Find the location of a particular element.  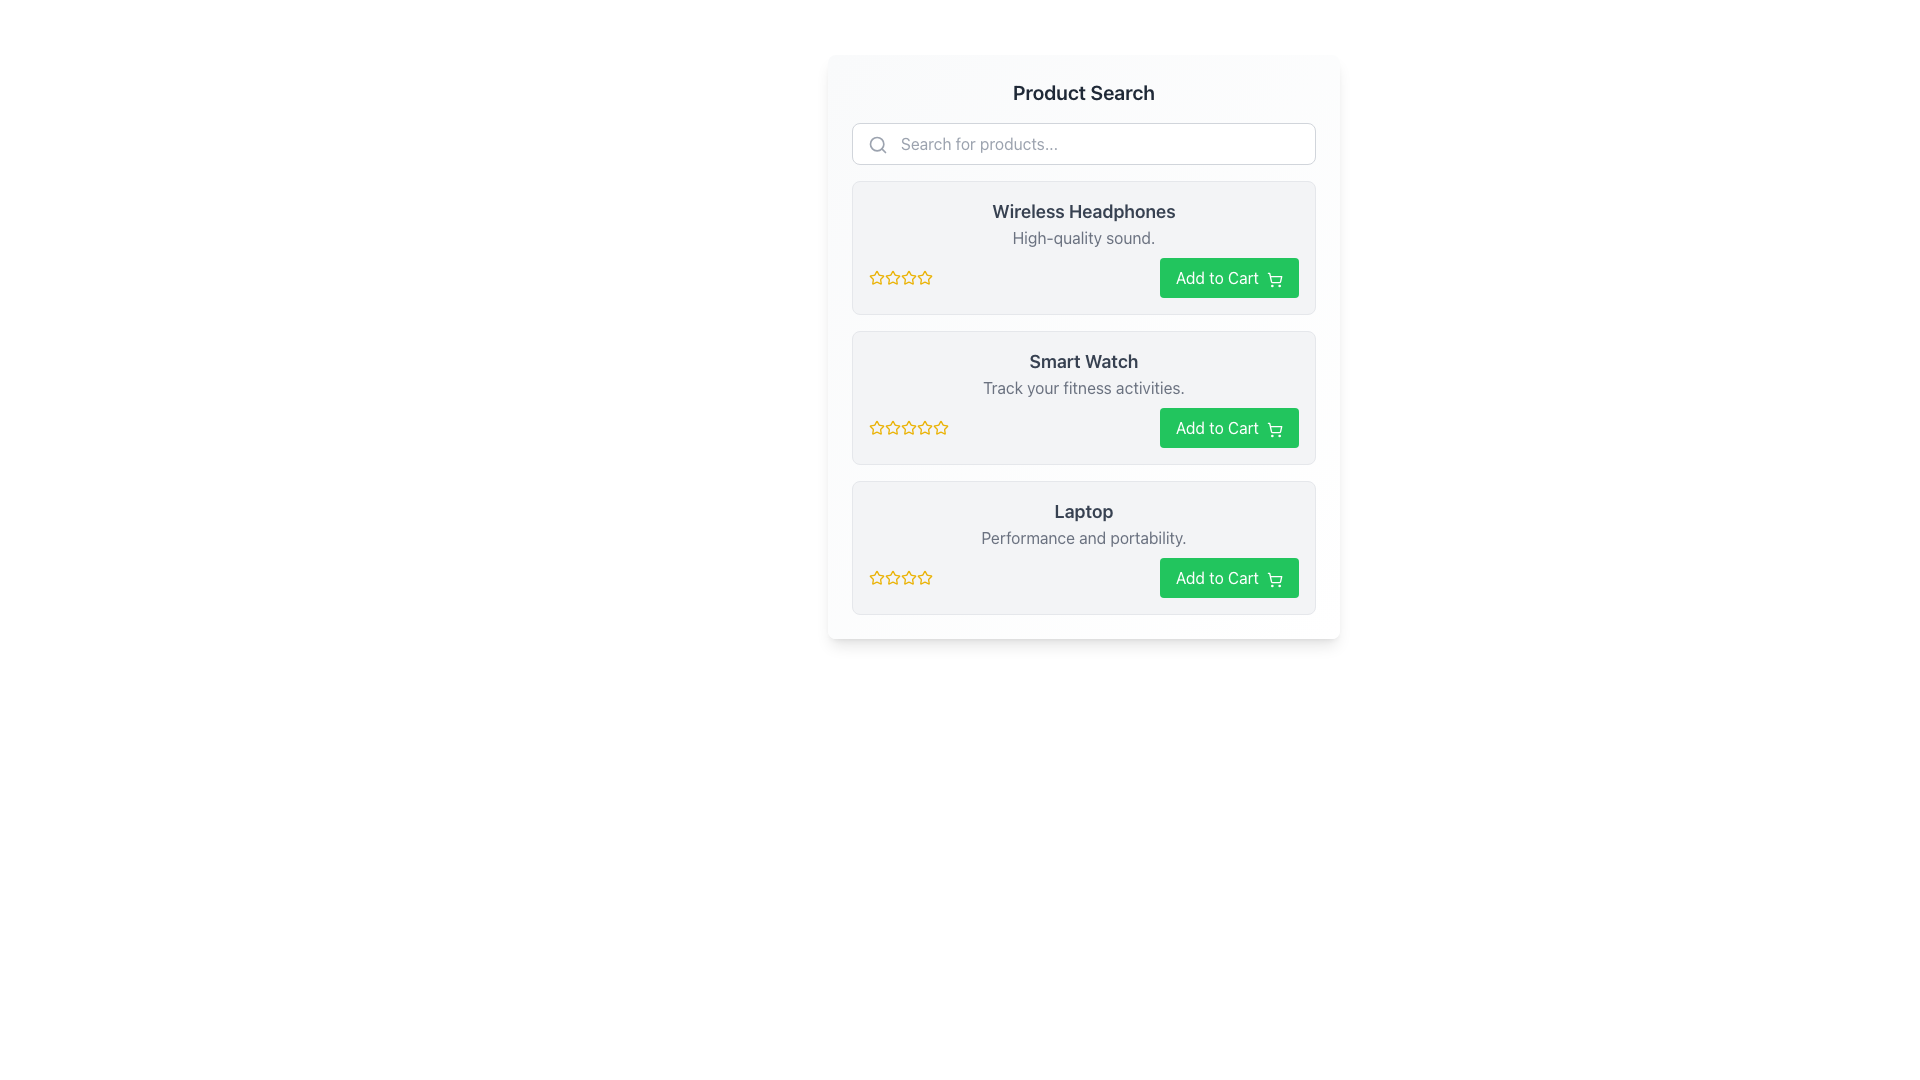

the text label 'Track your fitness activities.' located below the title 'Smart Watch' in the product card is located at coordinates (1083, 388).